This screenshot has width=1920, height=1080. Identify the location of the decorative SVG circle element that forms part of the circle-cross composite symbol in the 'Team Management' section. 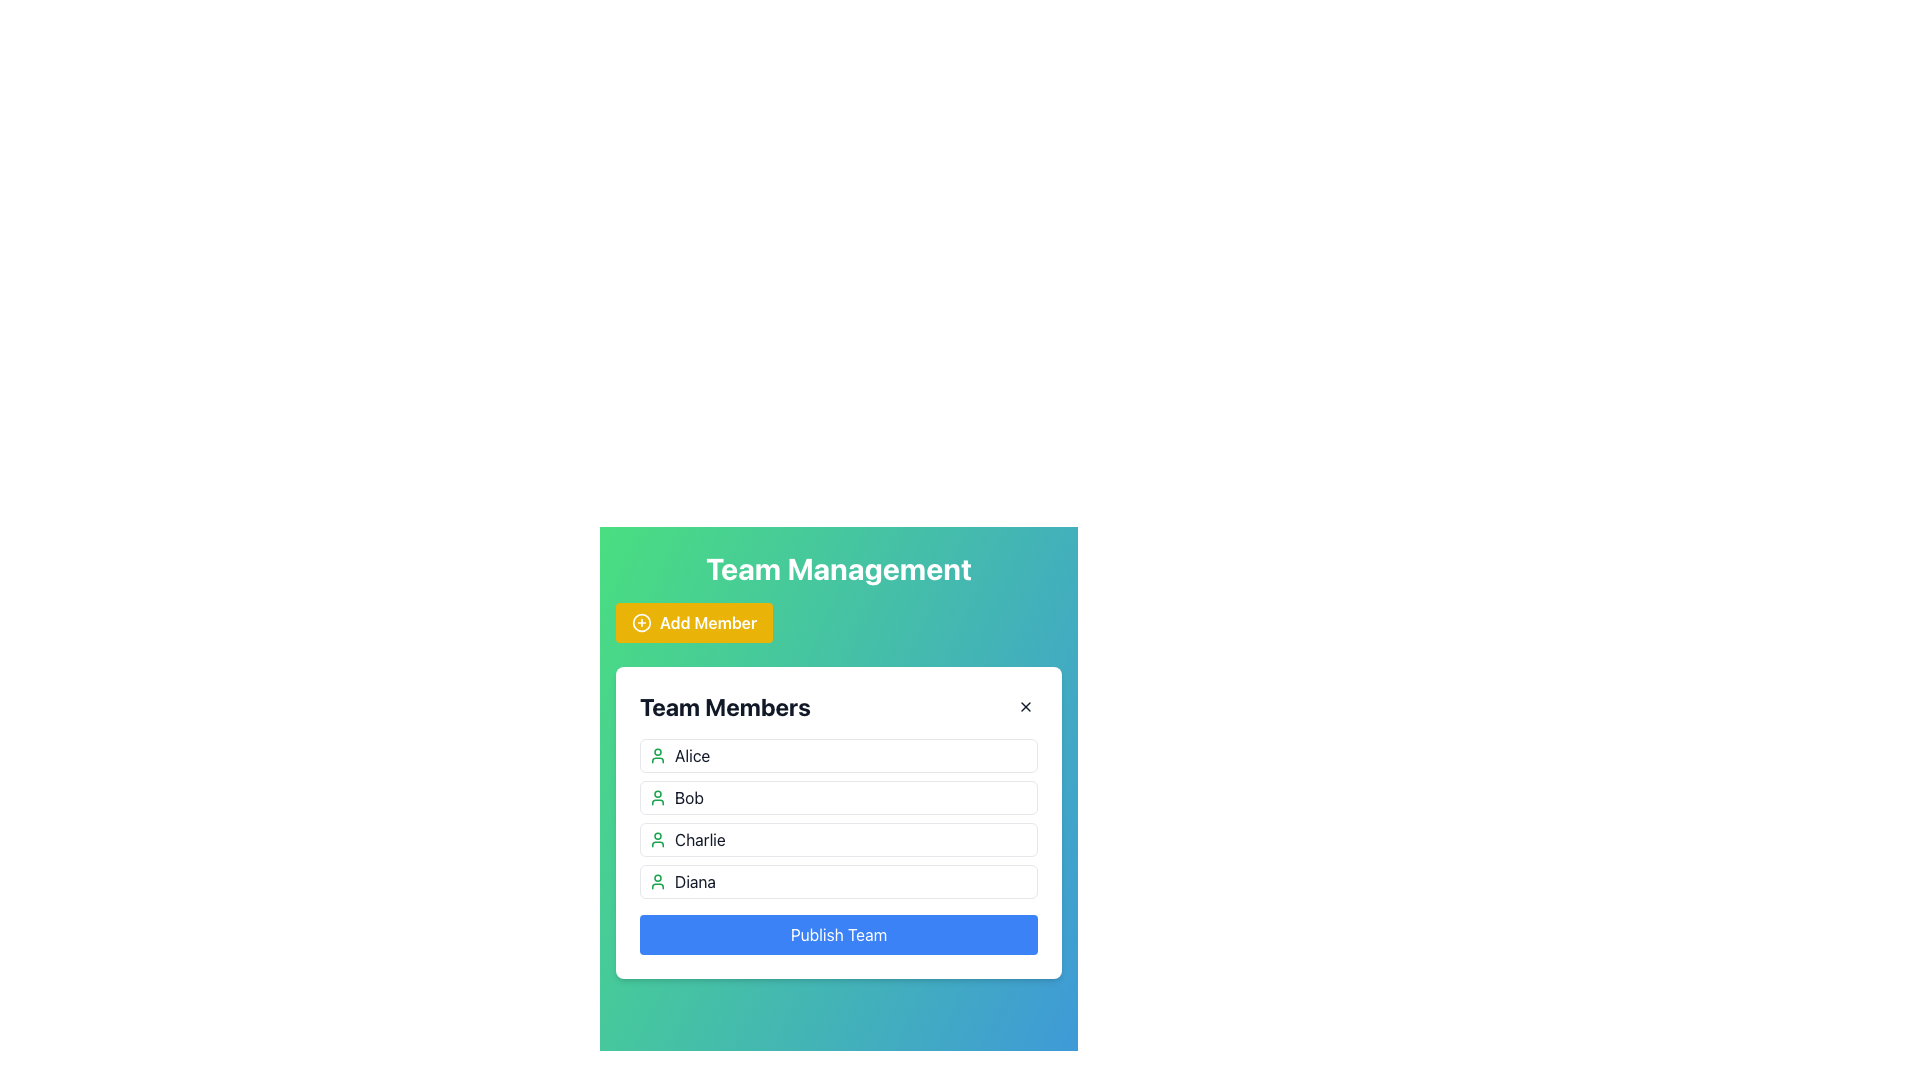
(642, 622).